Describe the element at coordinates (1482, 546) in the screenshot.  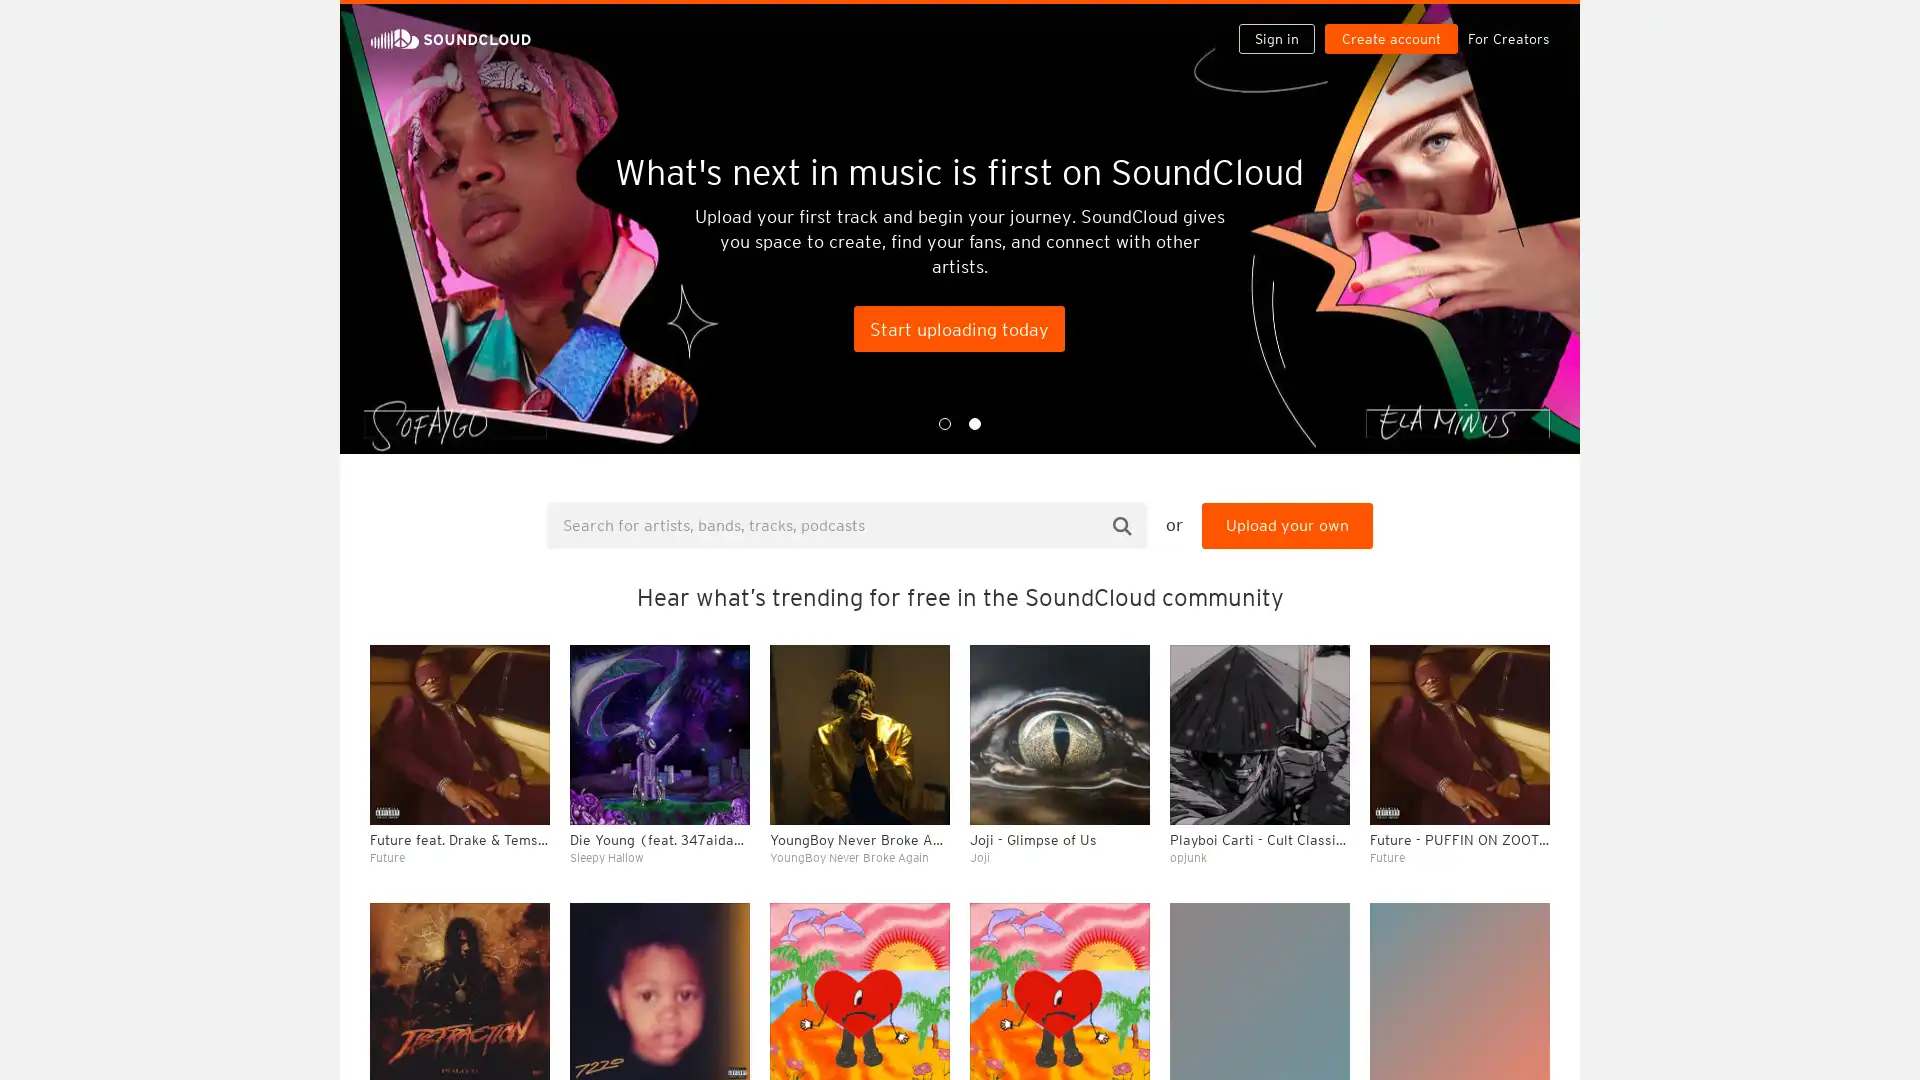
I see `Clear` at that location.